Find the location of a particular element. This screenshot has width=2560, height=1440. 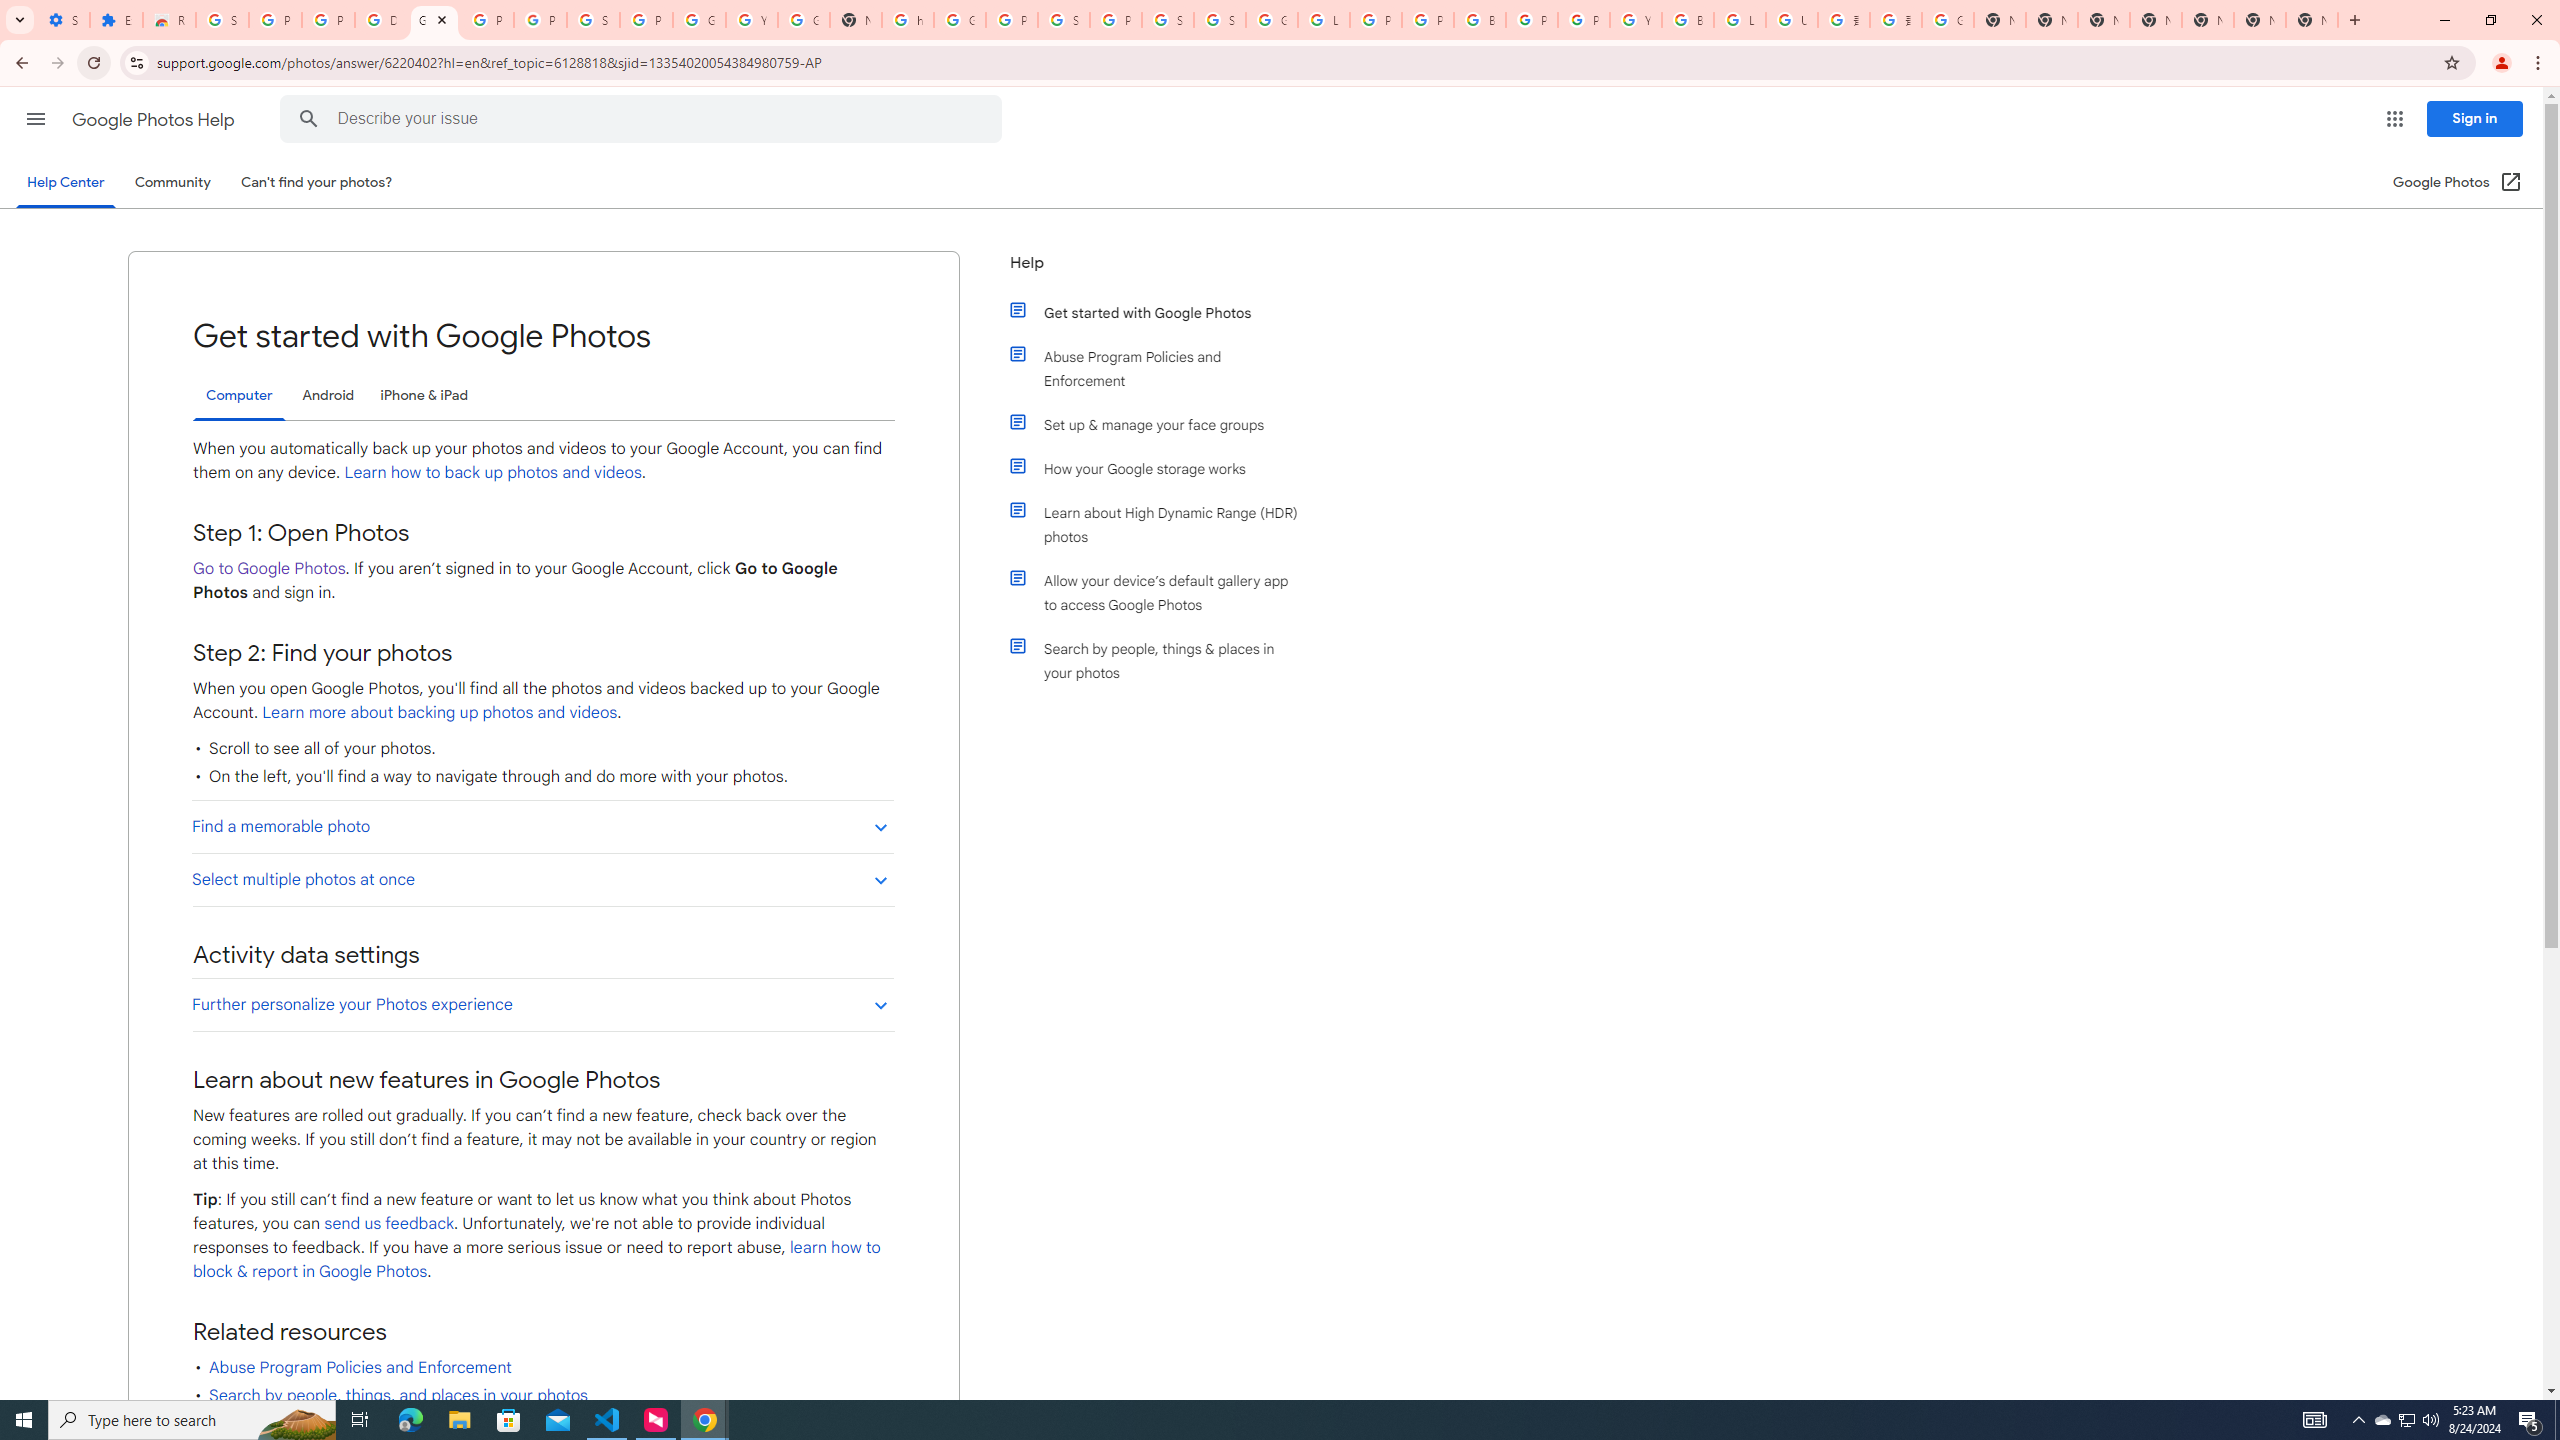

'Describe your issue' is located at coordinates (644, 118).